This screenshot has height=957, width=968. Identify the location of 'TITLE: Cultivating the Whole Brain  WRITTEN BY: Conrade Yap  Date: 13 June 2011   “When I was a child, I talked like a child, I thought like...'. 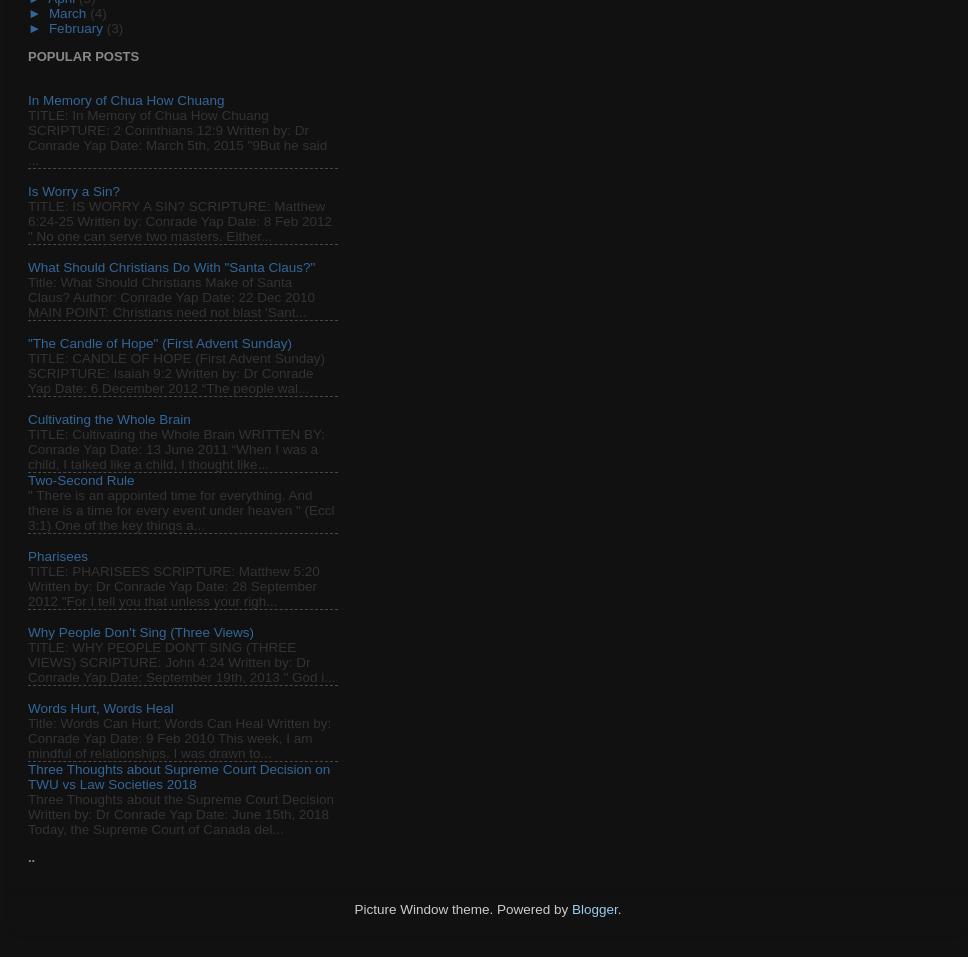
(176, 447).